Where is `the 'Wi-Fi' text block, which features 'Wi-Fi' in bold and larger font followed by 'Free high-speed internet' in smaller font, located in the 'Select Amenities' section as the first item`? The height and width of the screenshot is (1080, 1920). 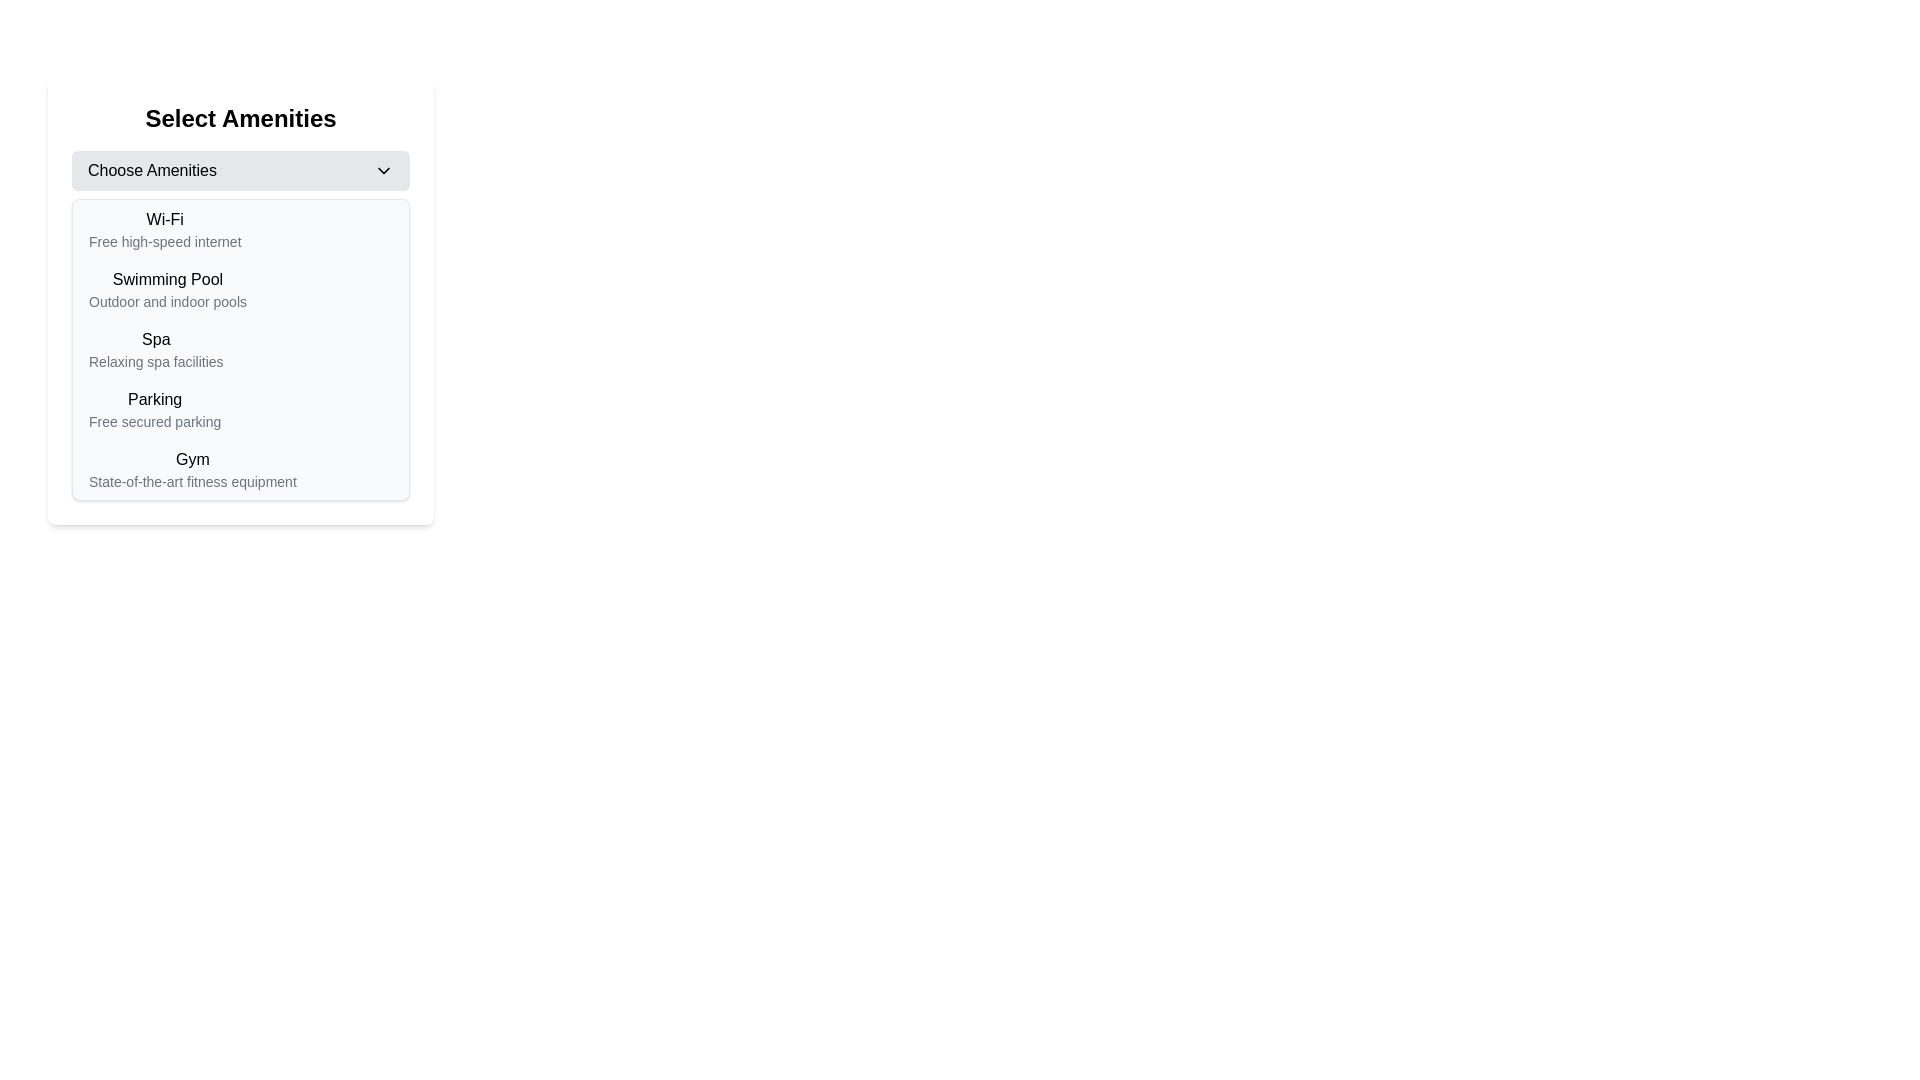
the 'Wi-Fi' text block, which features 'Wi-Fi' in bold and larger font followed by 'Free high-speed internet' in smaller font, located in the 'Select Amenities' section as the first item is located at coordinates (165, 229).